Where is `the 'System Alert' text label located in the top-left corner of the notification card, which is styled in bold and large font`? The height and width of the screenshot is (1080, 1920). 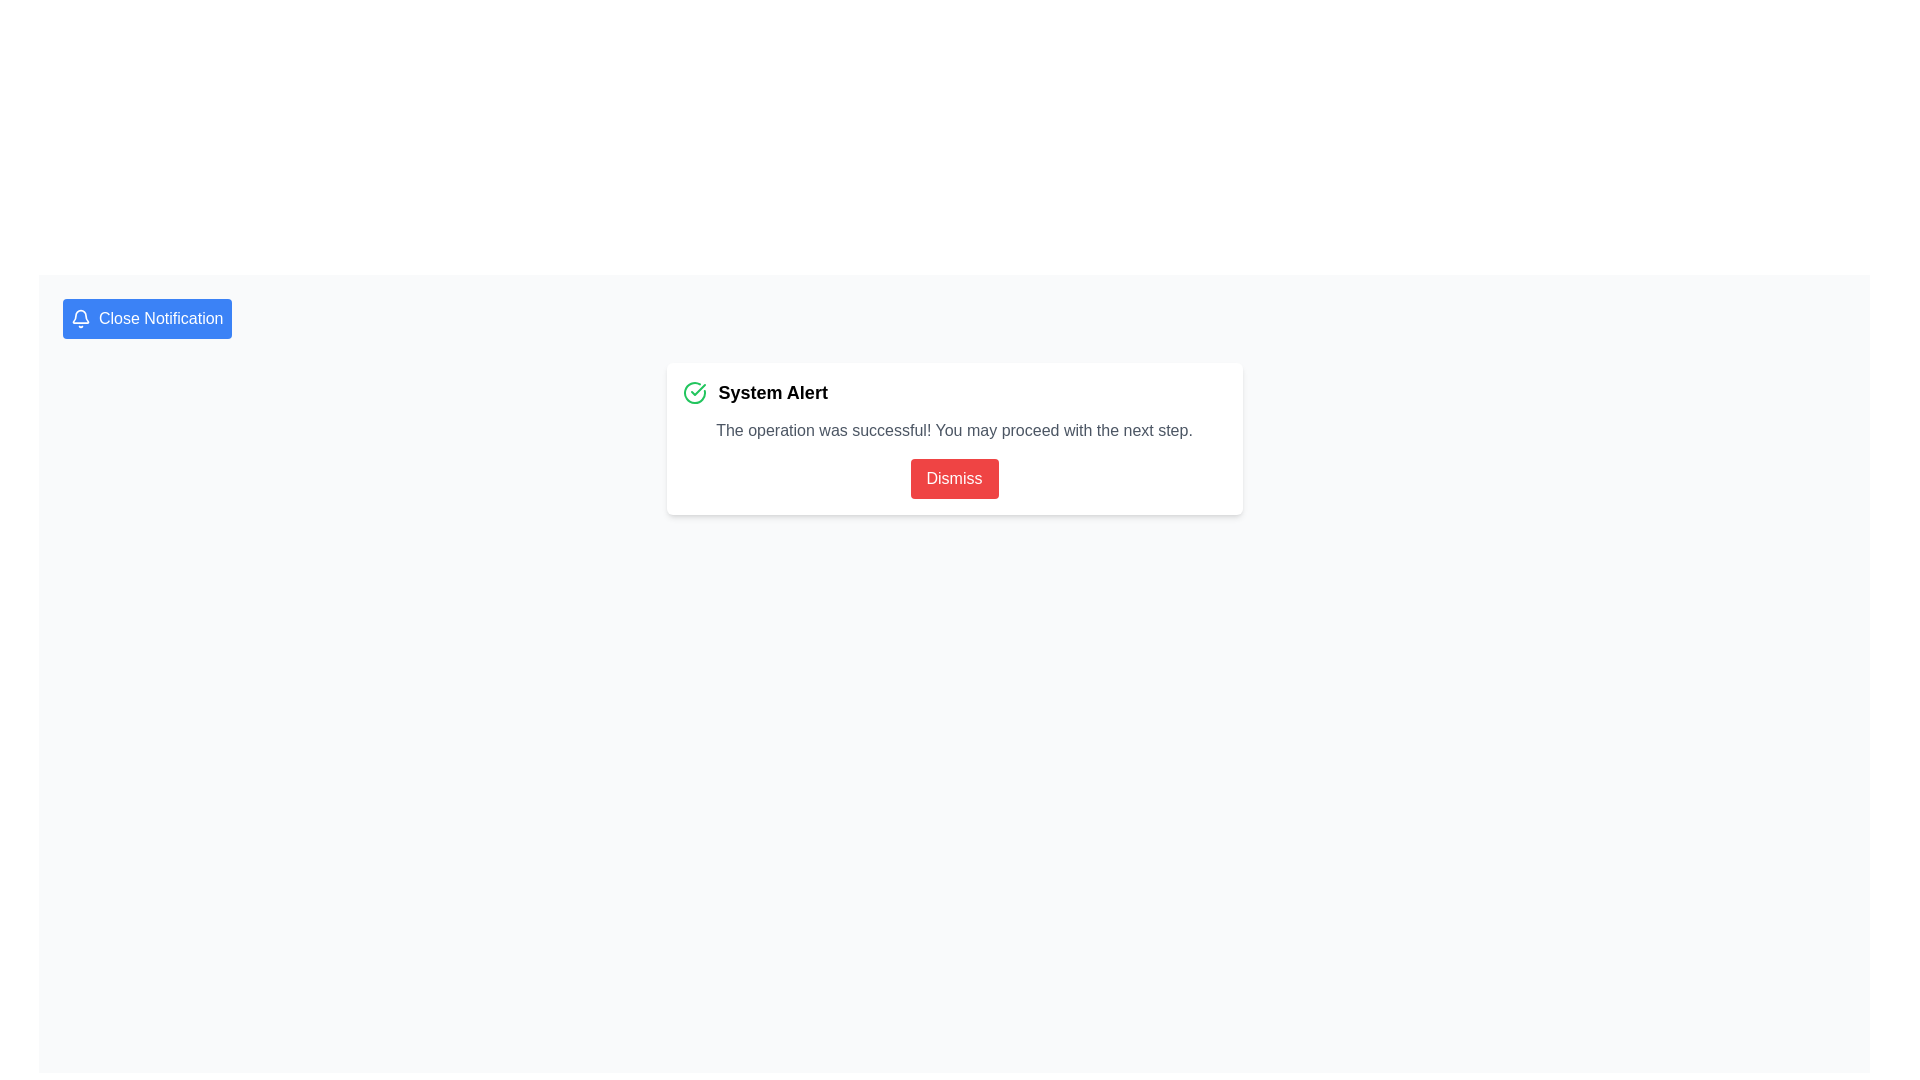
the 'System Alert' text label located in the top-left corner of the notification card, which is styled in bold and large font is located at coordinates (772, 393).